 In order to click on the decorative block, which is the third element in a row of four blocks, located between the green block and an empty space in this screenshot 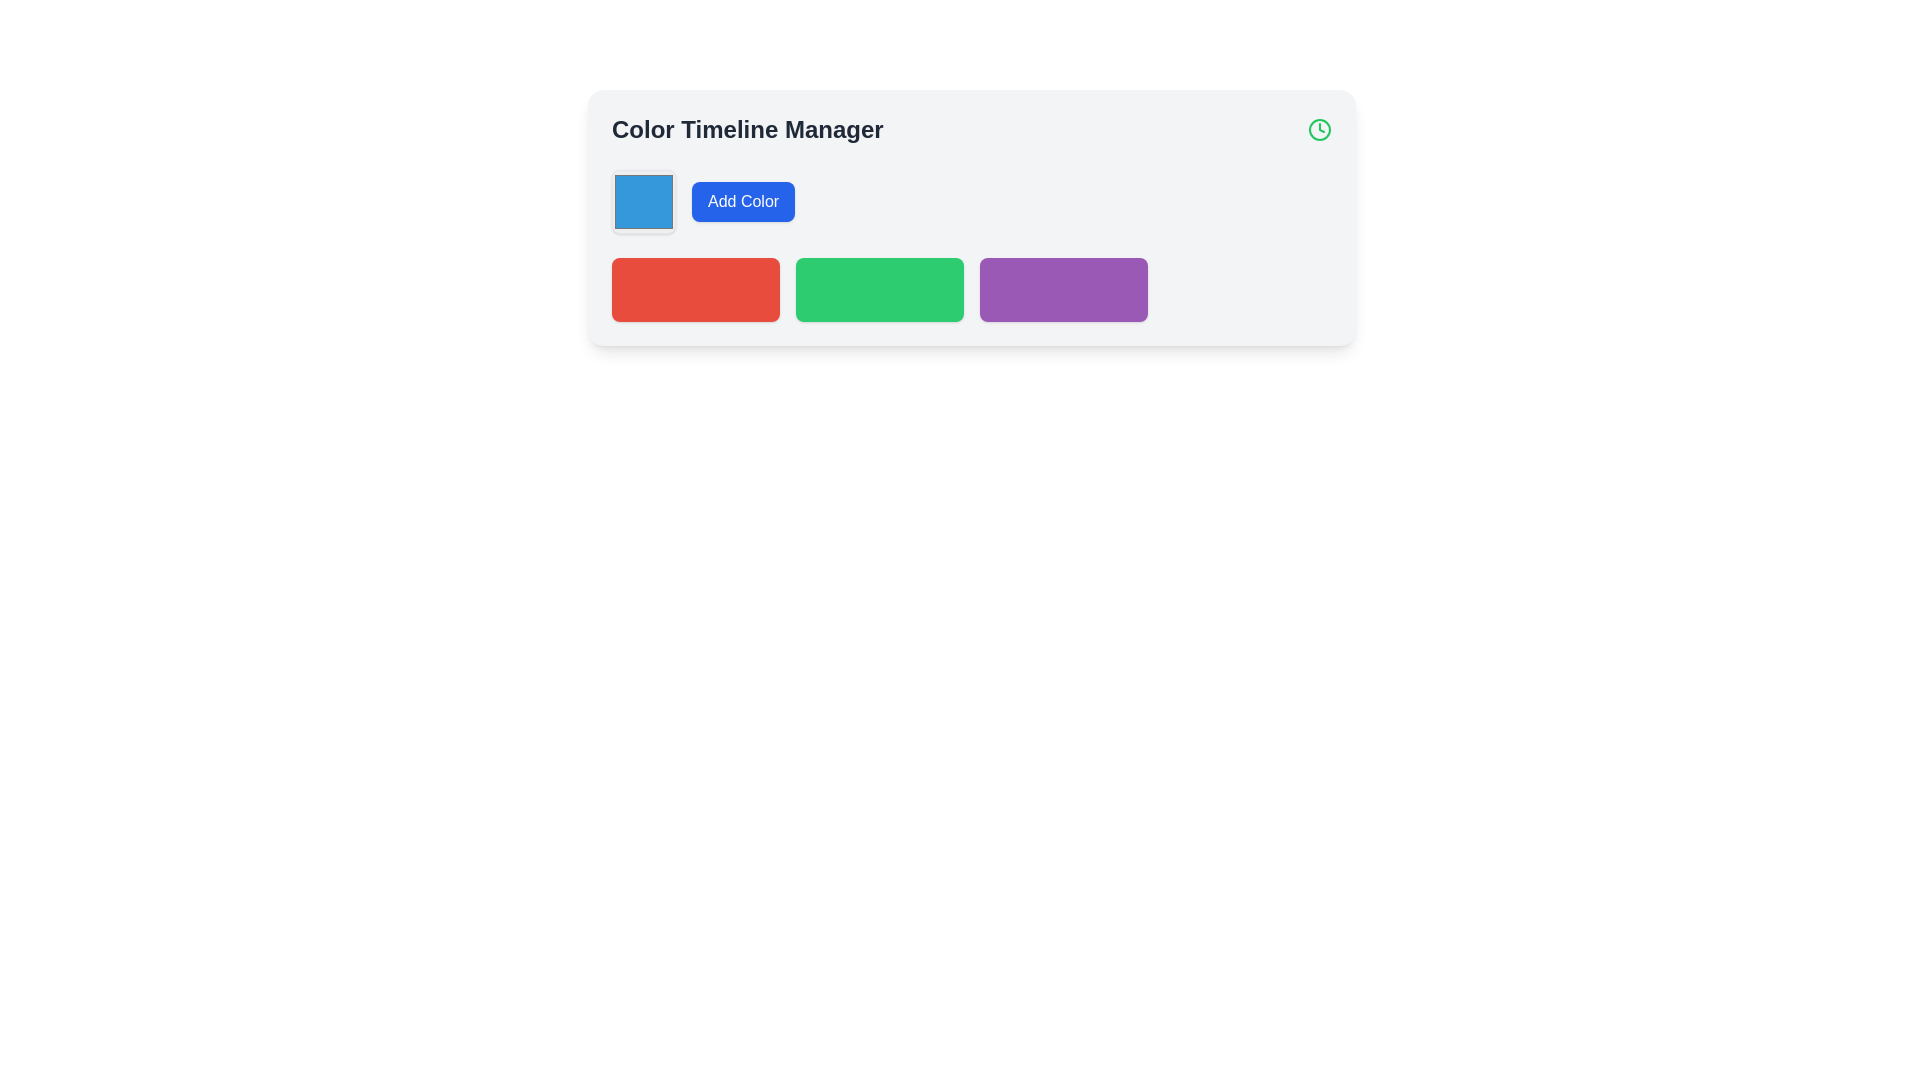, I will do `click(1063, 289)`.